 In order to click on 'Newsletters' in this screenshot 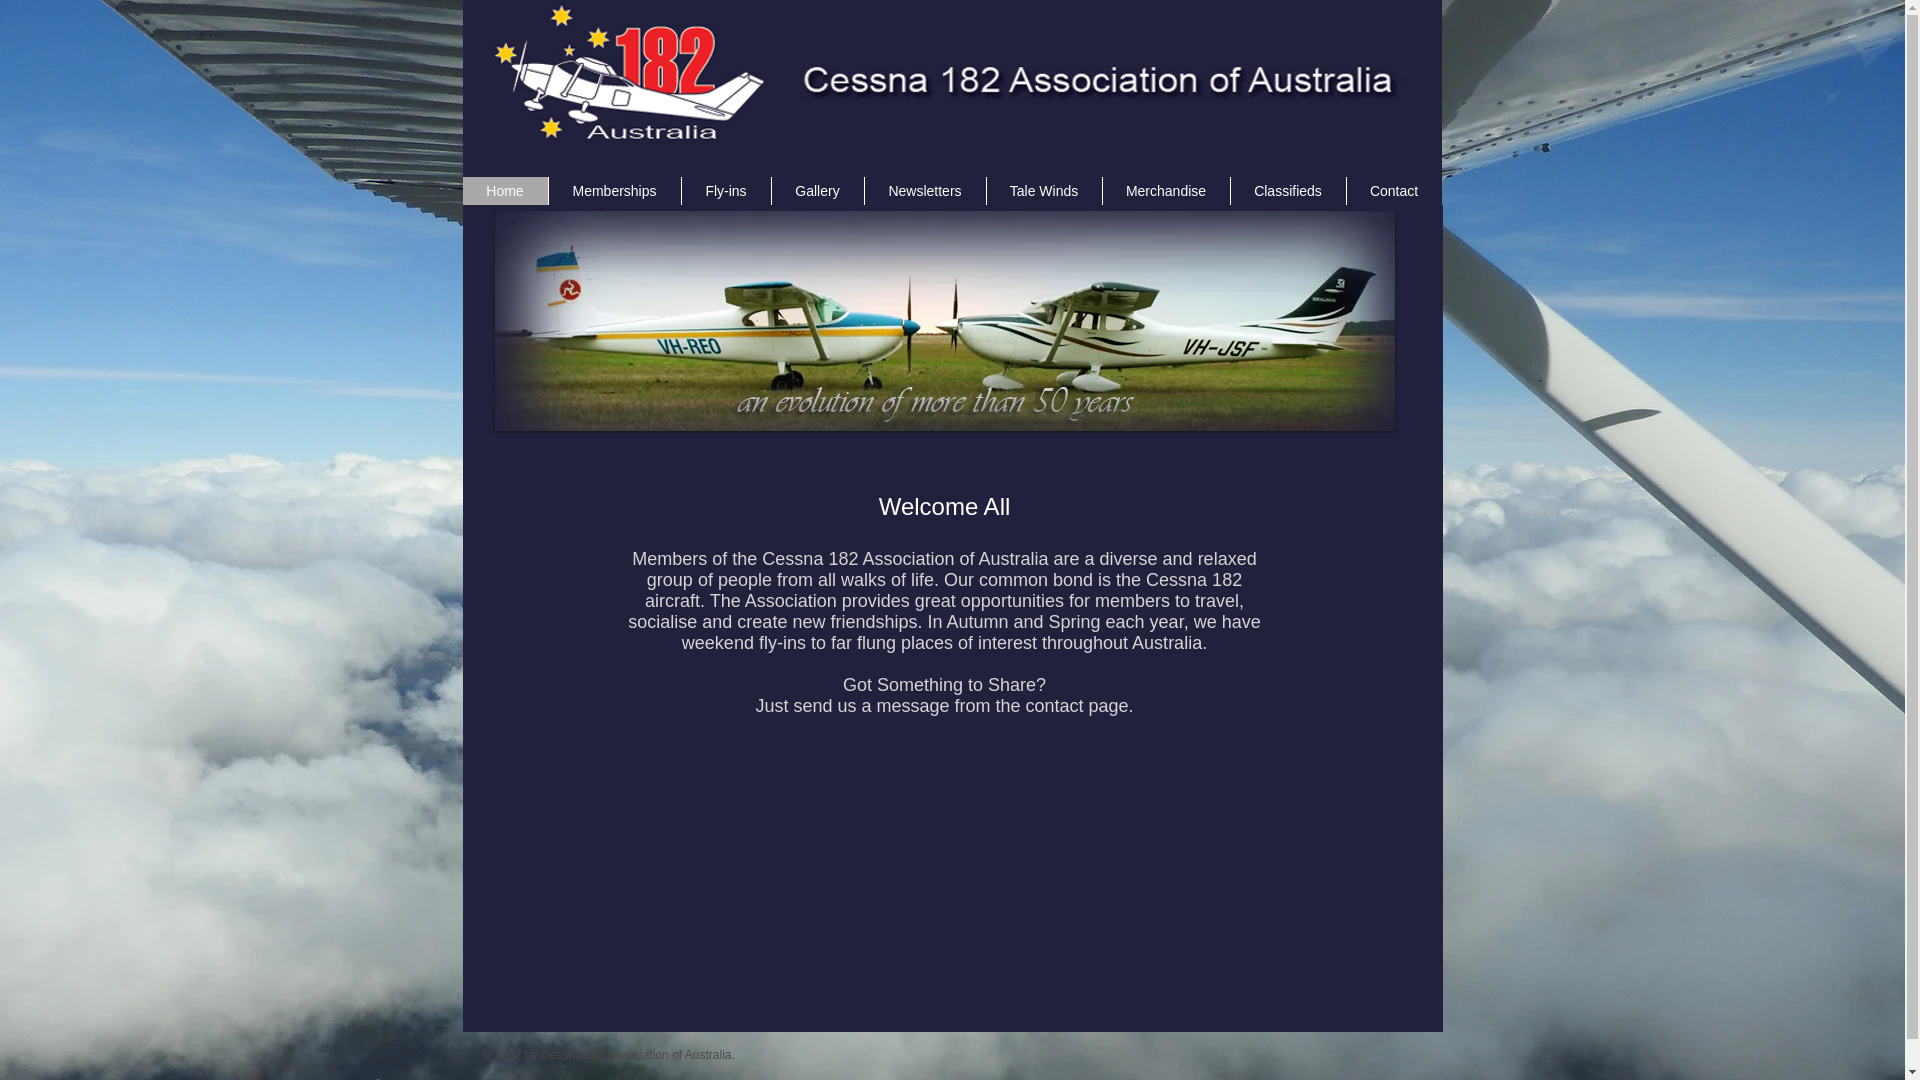, I will do `click(924, 191)`.